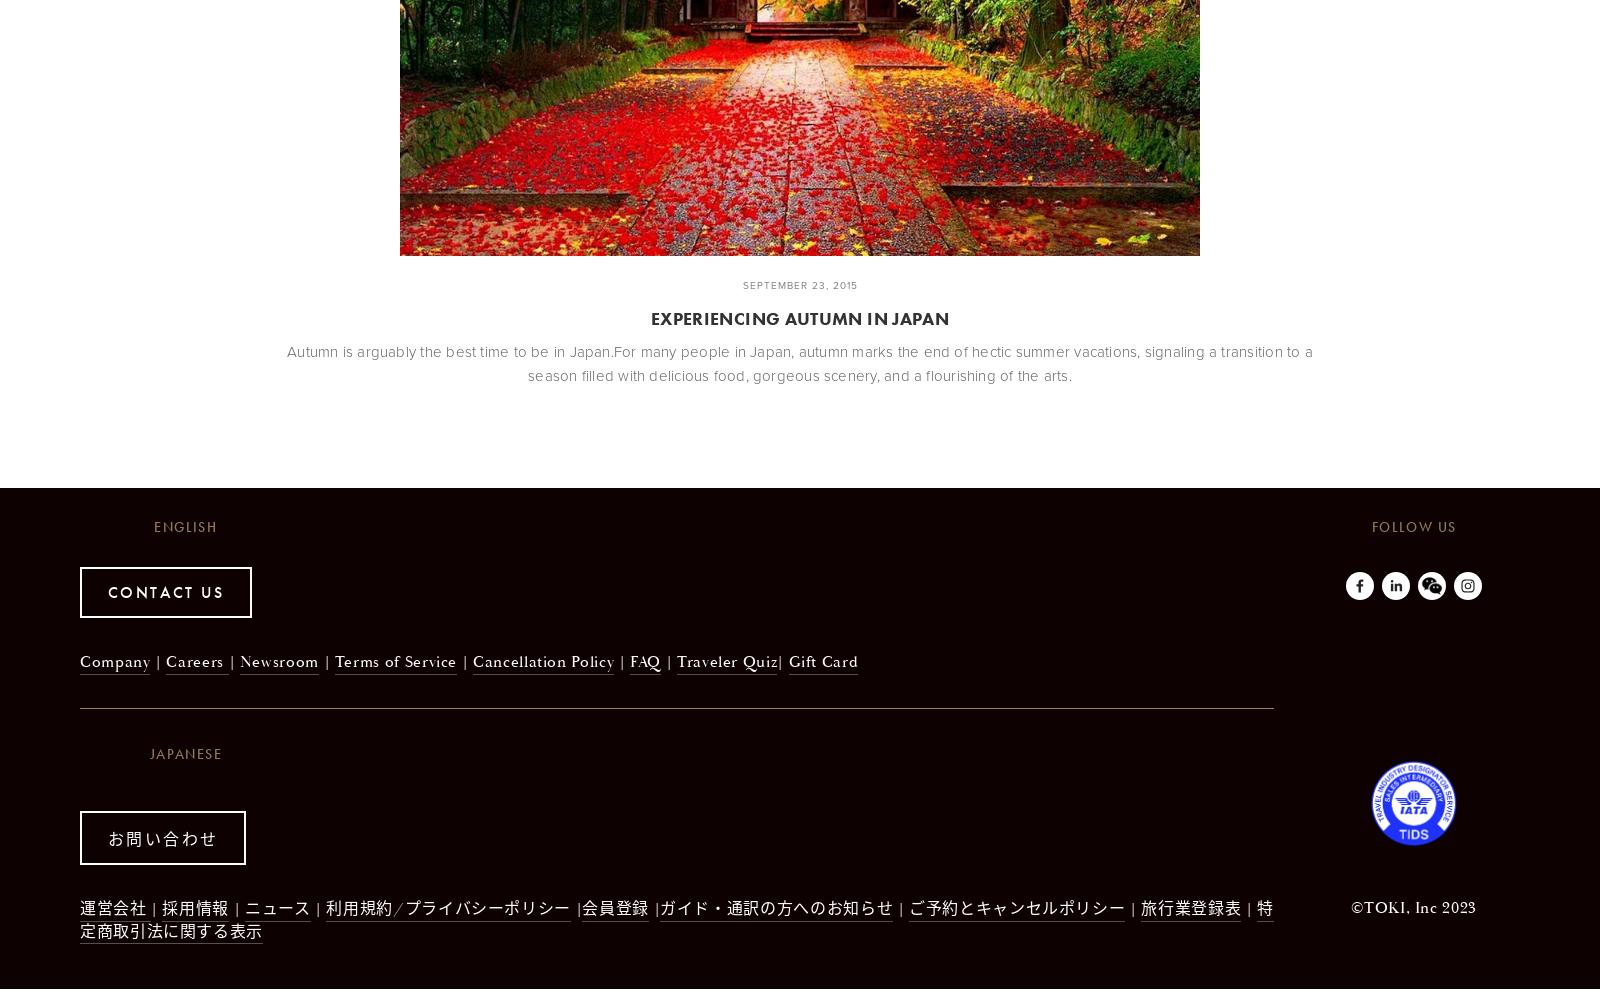 The image size is (1600, 1002). I want to click on 'FAQ', so click(645, 660).